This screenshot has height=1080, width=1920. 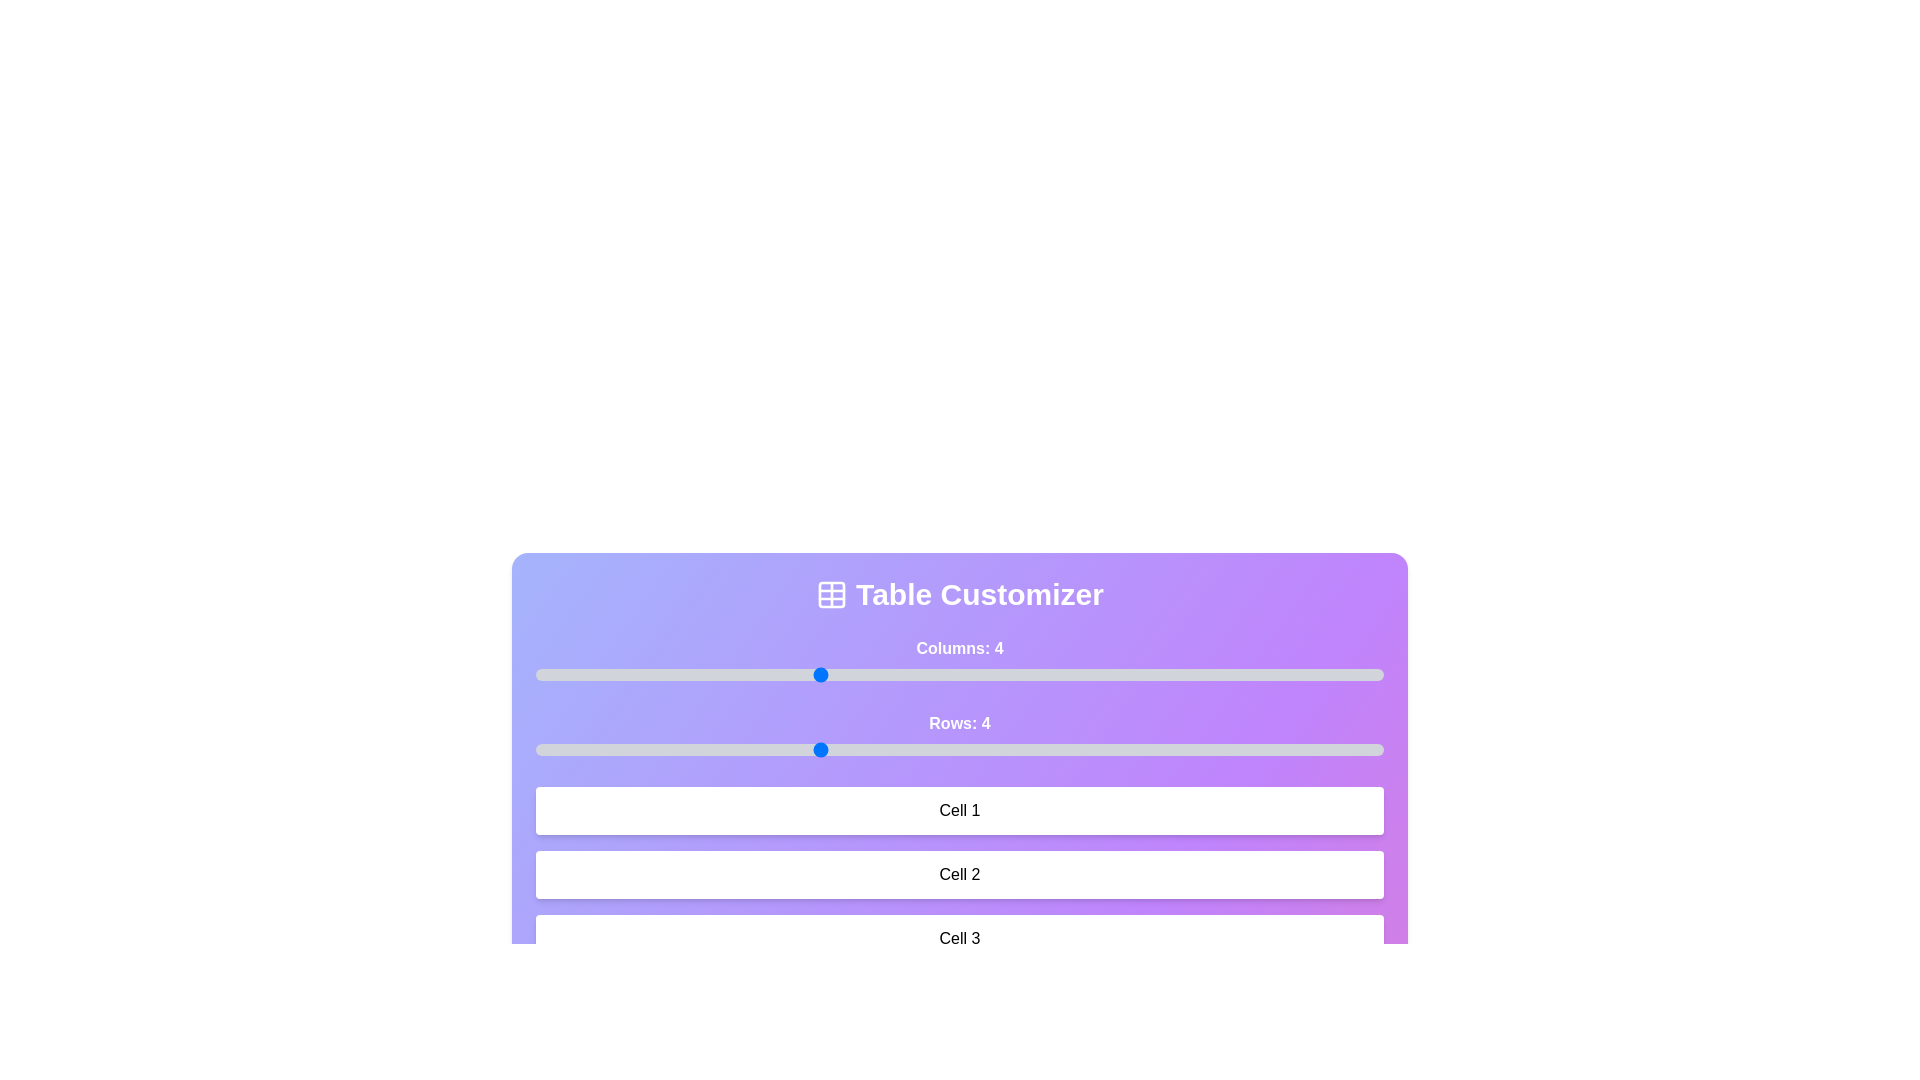 I want to click on the number of rows by setting the slider to 2 rows, so click(x=536, y=749).